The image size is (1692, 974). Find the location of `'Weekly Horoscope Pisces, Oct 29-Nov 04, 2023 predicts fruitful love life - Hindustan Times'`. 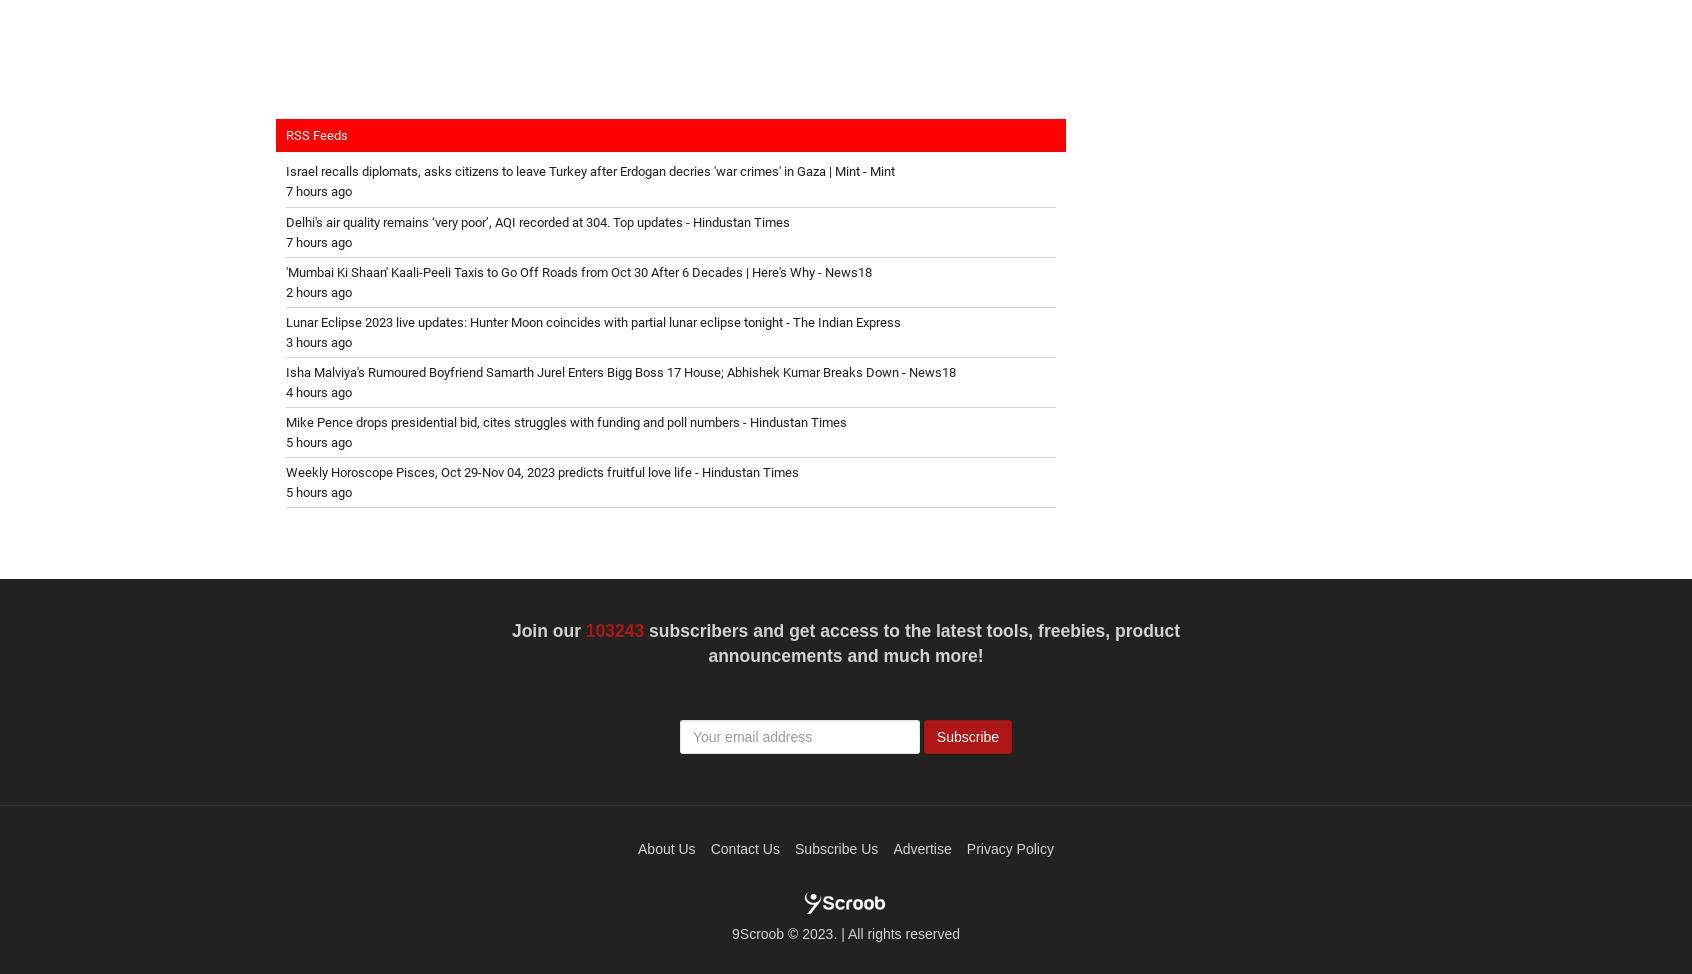

'Weekly Horoscope Pisces, Oct 29-Nov 04, 2023 predicts fruitful love life - Hindustan Times' is located at coordinates (284, 470).